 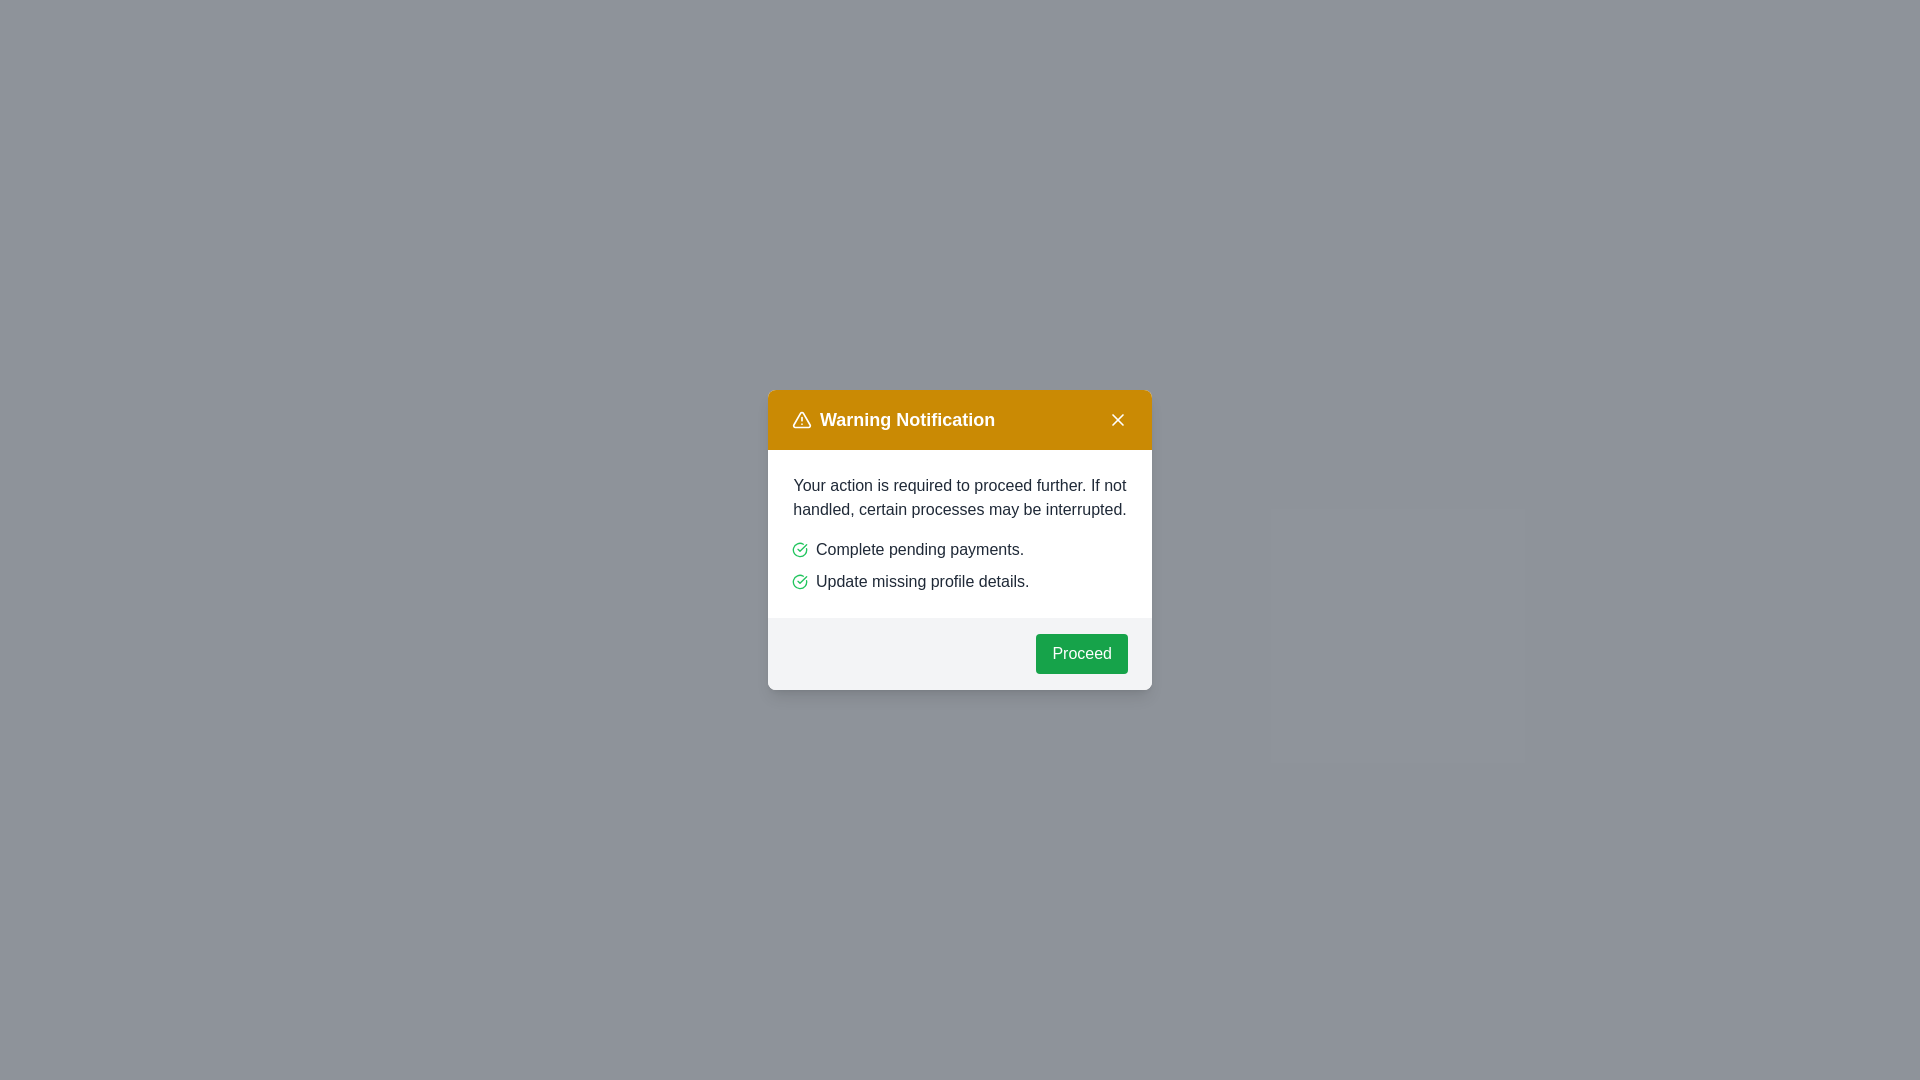 What do you see at coordinates (960, 496) in the screenshot?
I see `warning message displayed in the Text Block located inside the notification message box, directly below the header labeled 'Warning Notification'` at bounding box center [960, 496].